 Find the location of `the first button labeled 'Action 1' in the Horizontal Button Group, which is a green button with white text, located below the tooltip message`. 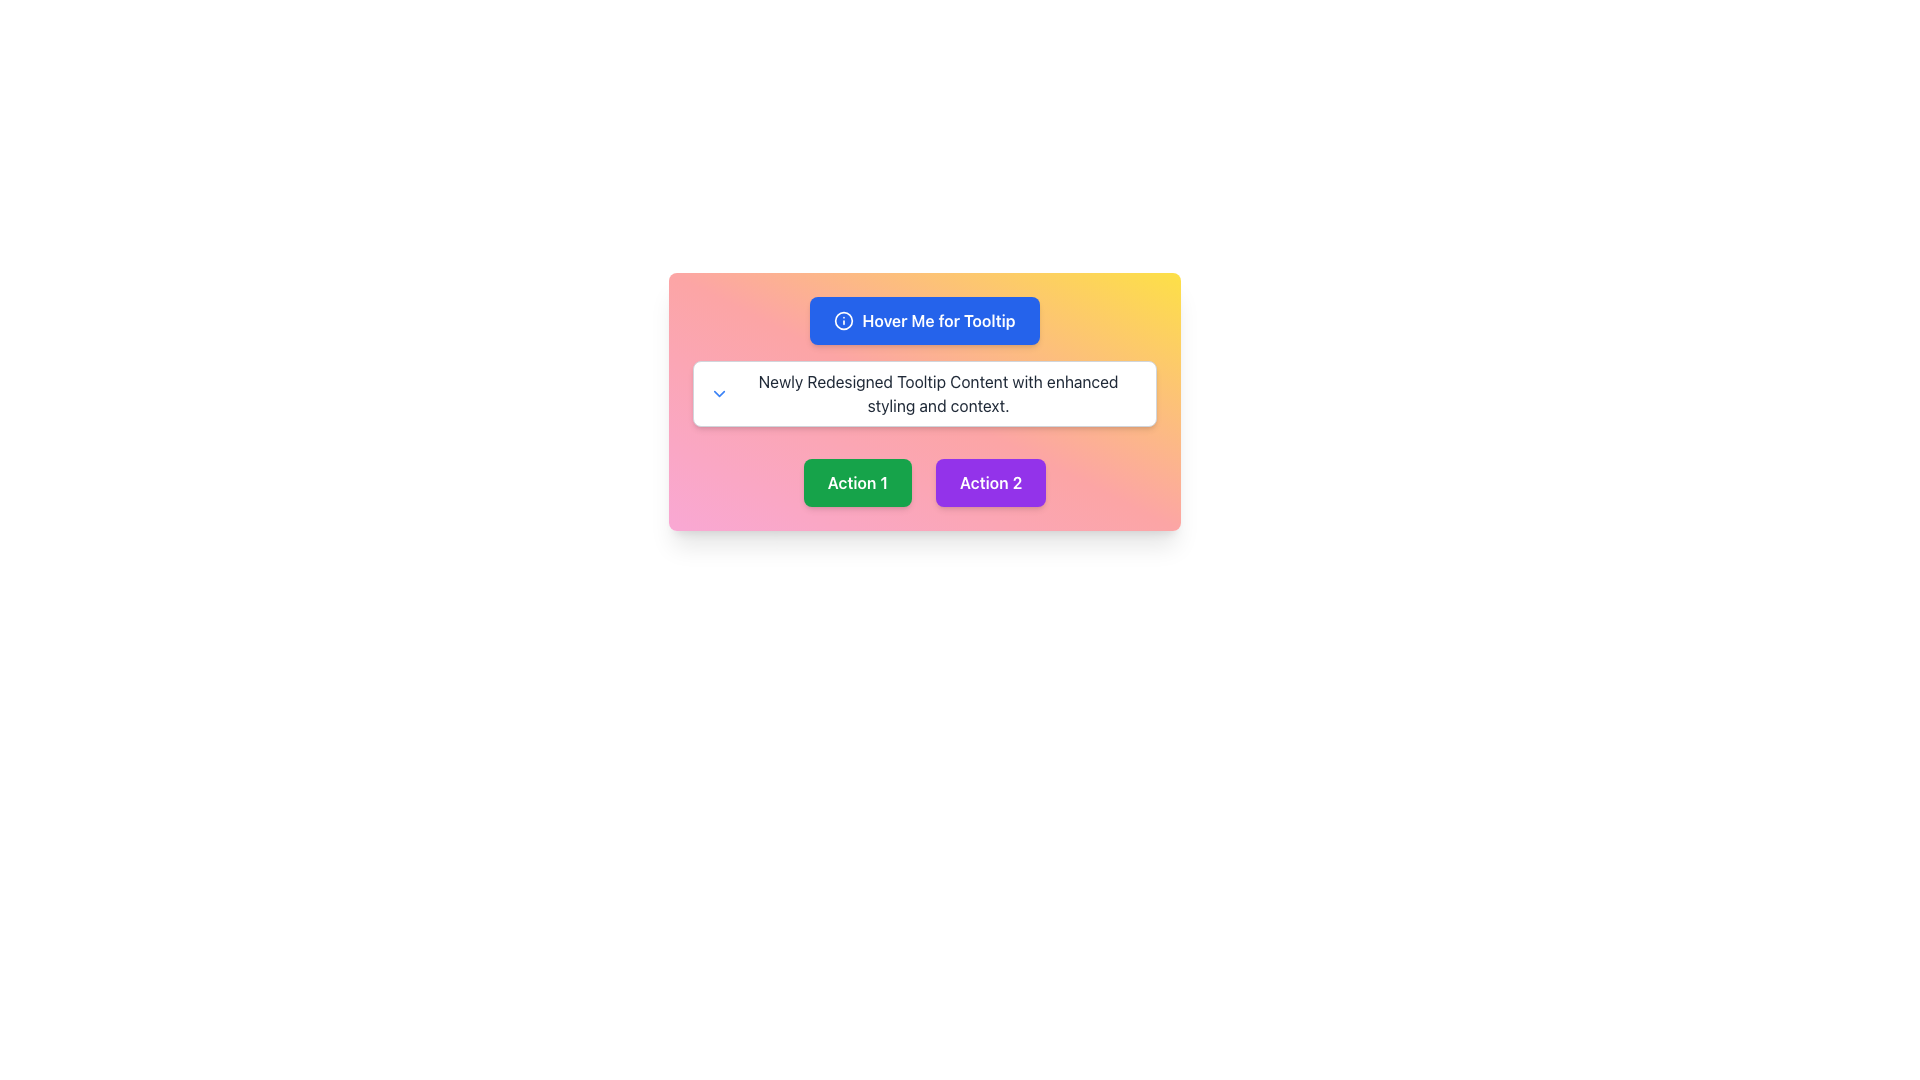

the first button labeled 'Action 1' in the Horizontal Button Group, which is a green button with white text, located below the tooltip message is located at coordinates (924, 474).